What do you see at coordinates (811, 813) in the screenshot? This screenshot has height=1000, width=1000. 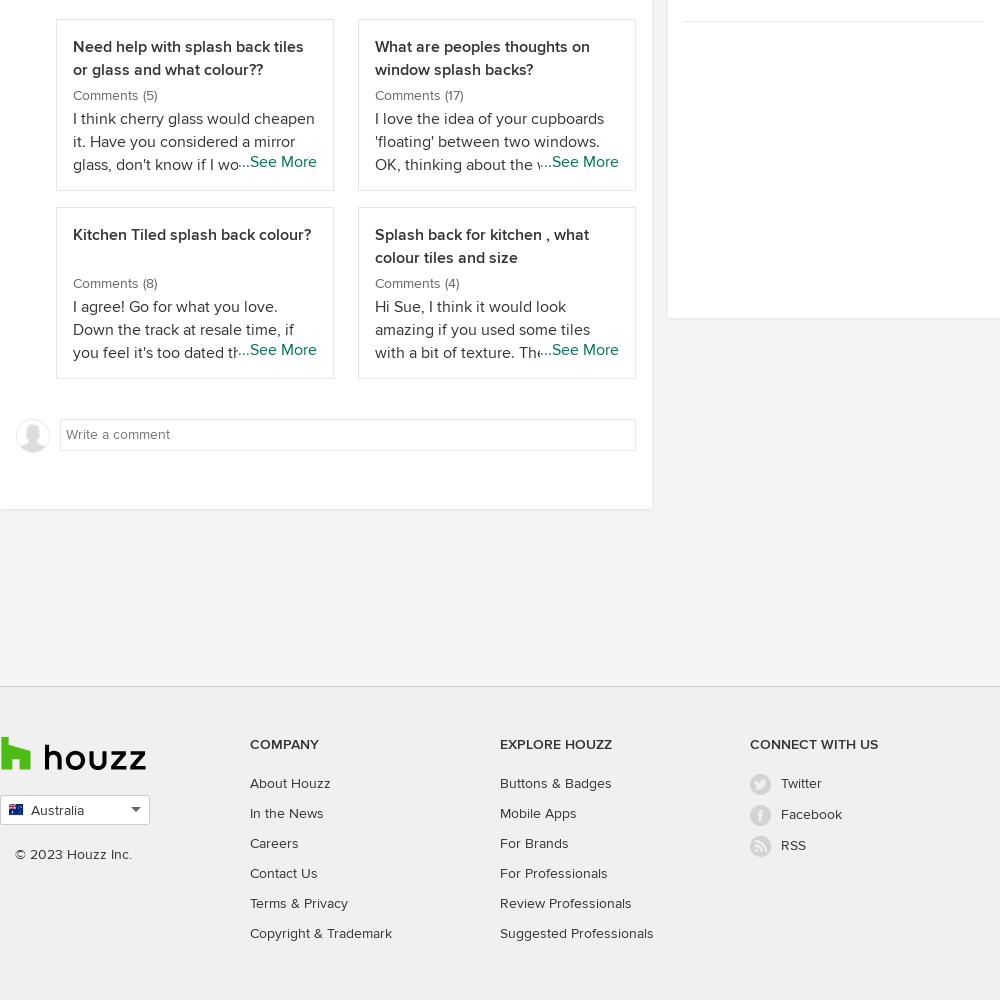 I see `'Facebook'` at bounding box center [811, 813].